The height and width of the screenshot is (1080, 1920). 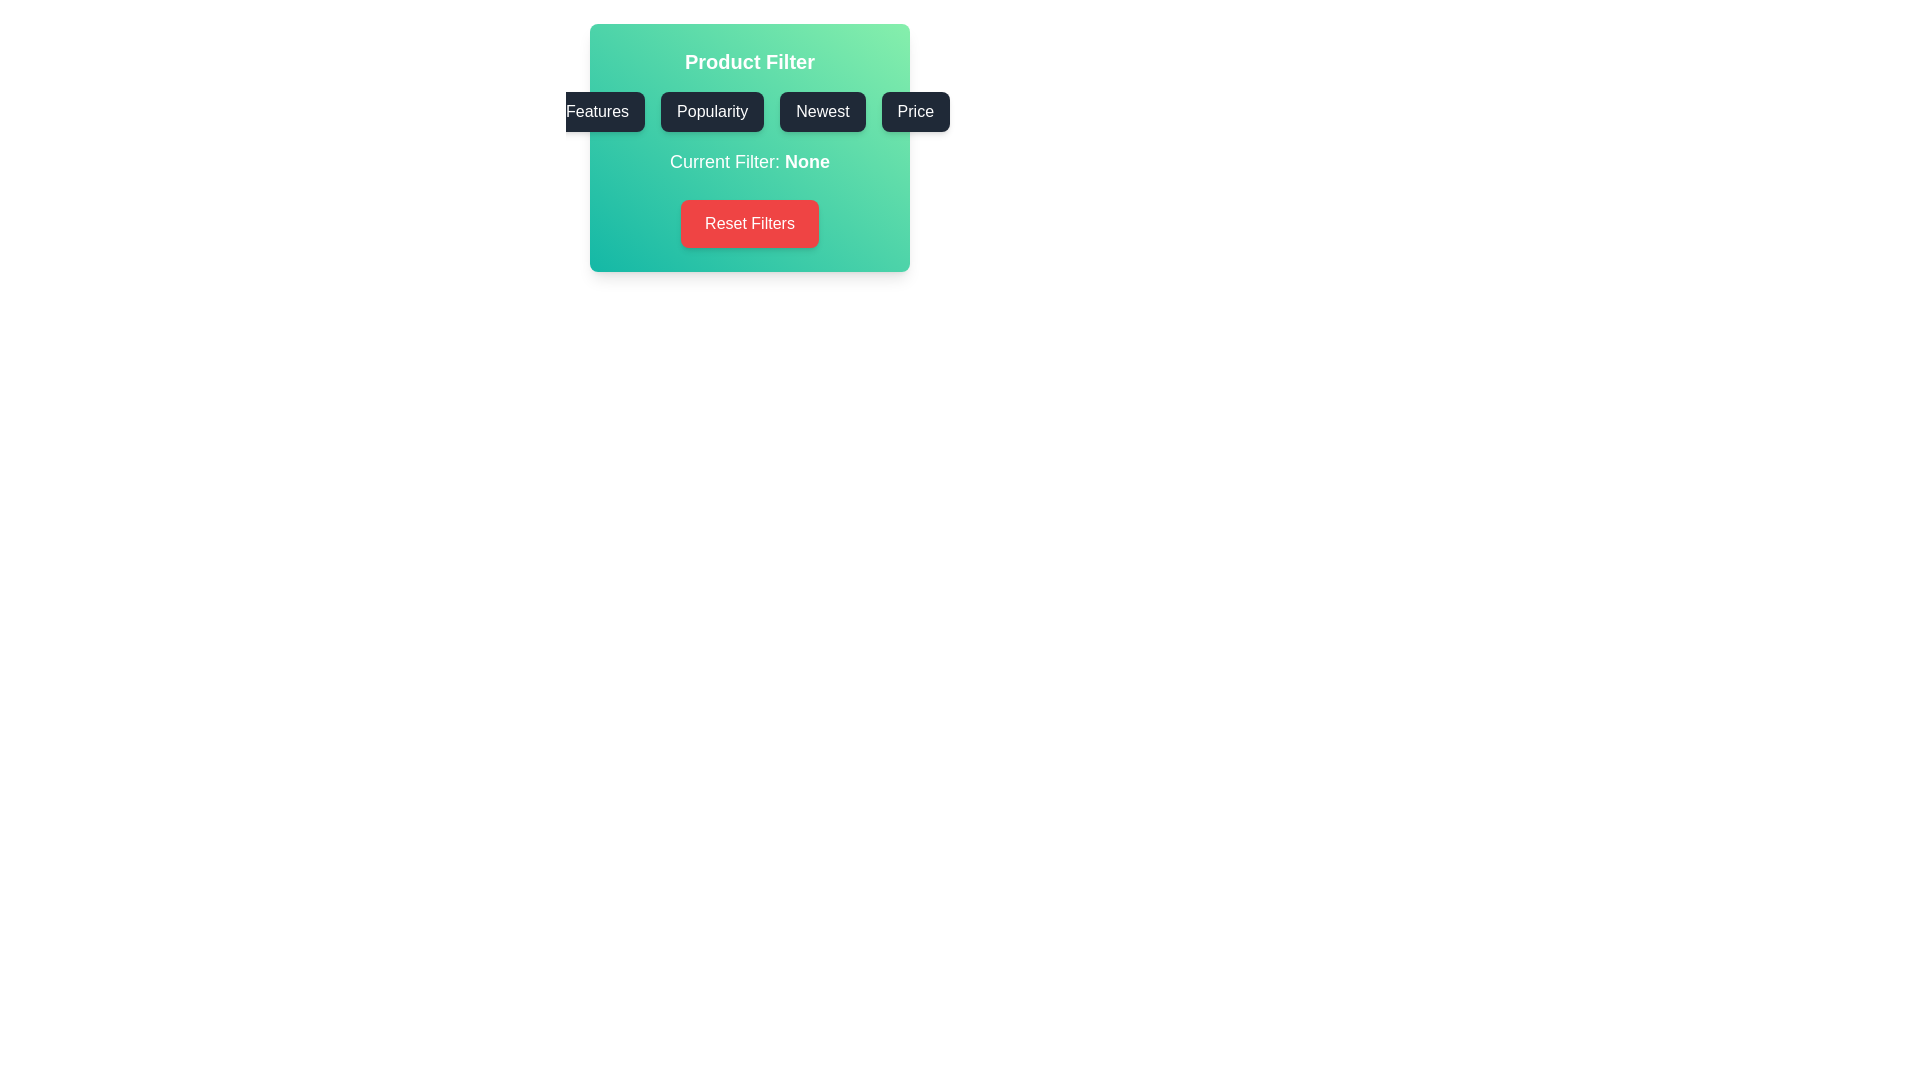 I want to click on the Features button to select the corresponding filter, so click(x=595, y=111).